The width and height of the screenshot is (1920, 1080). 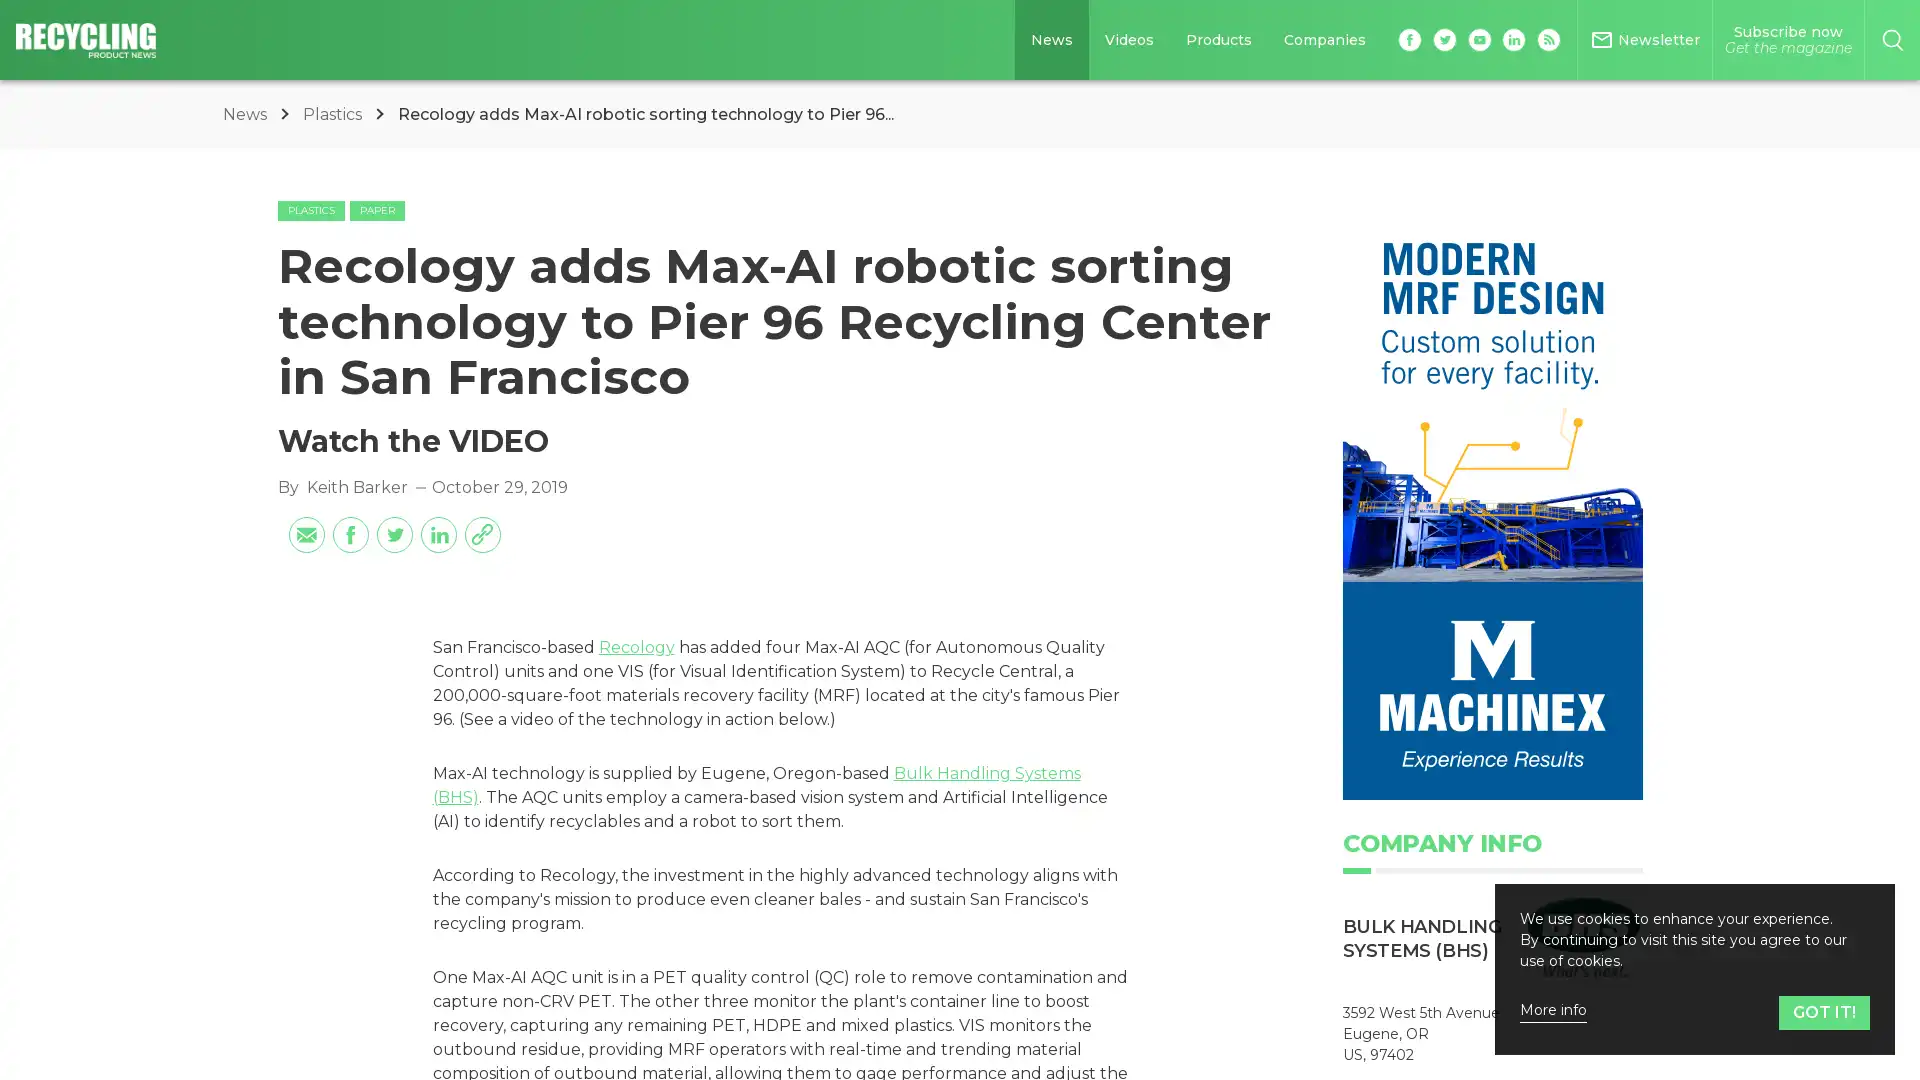 What do you see at coordinates (481, 532) in the screenshot?
I see `Copy the link` at bounding box center [481, 532].